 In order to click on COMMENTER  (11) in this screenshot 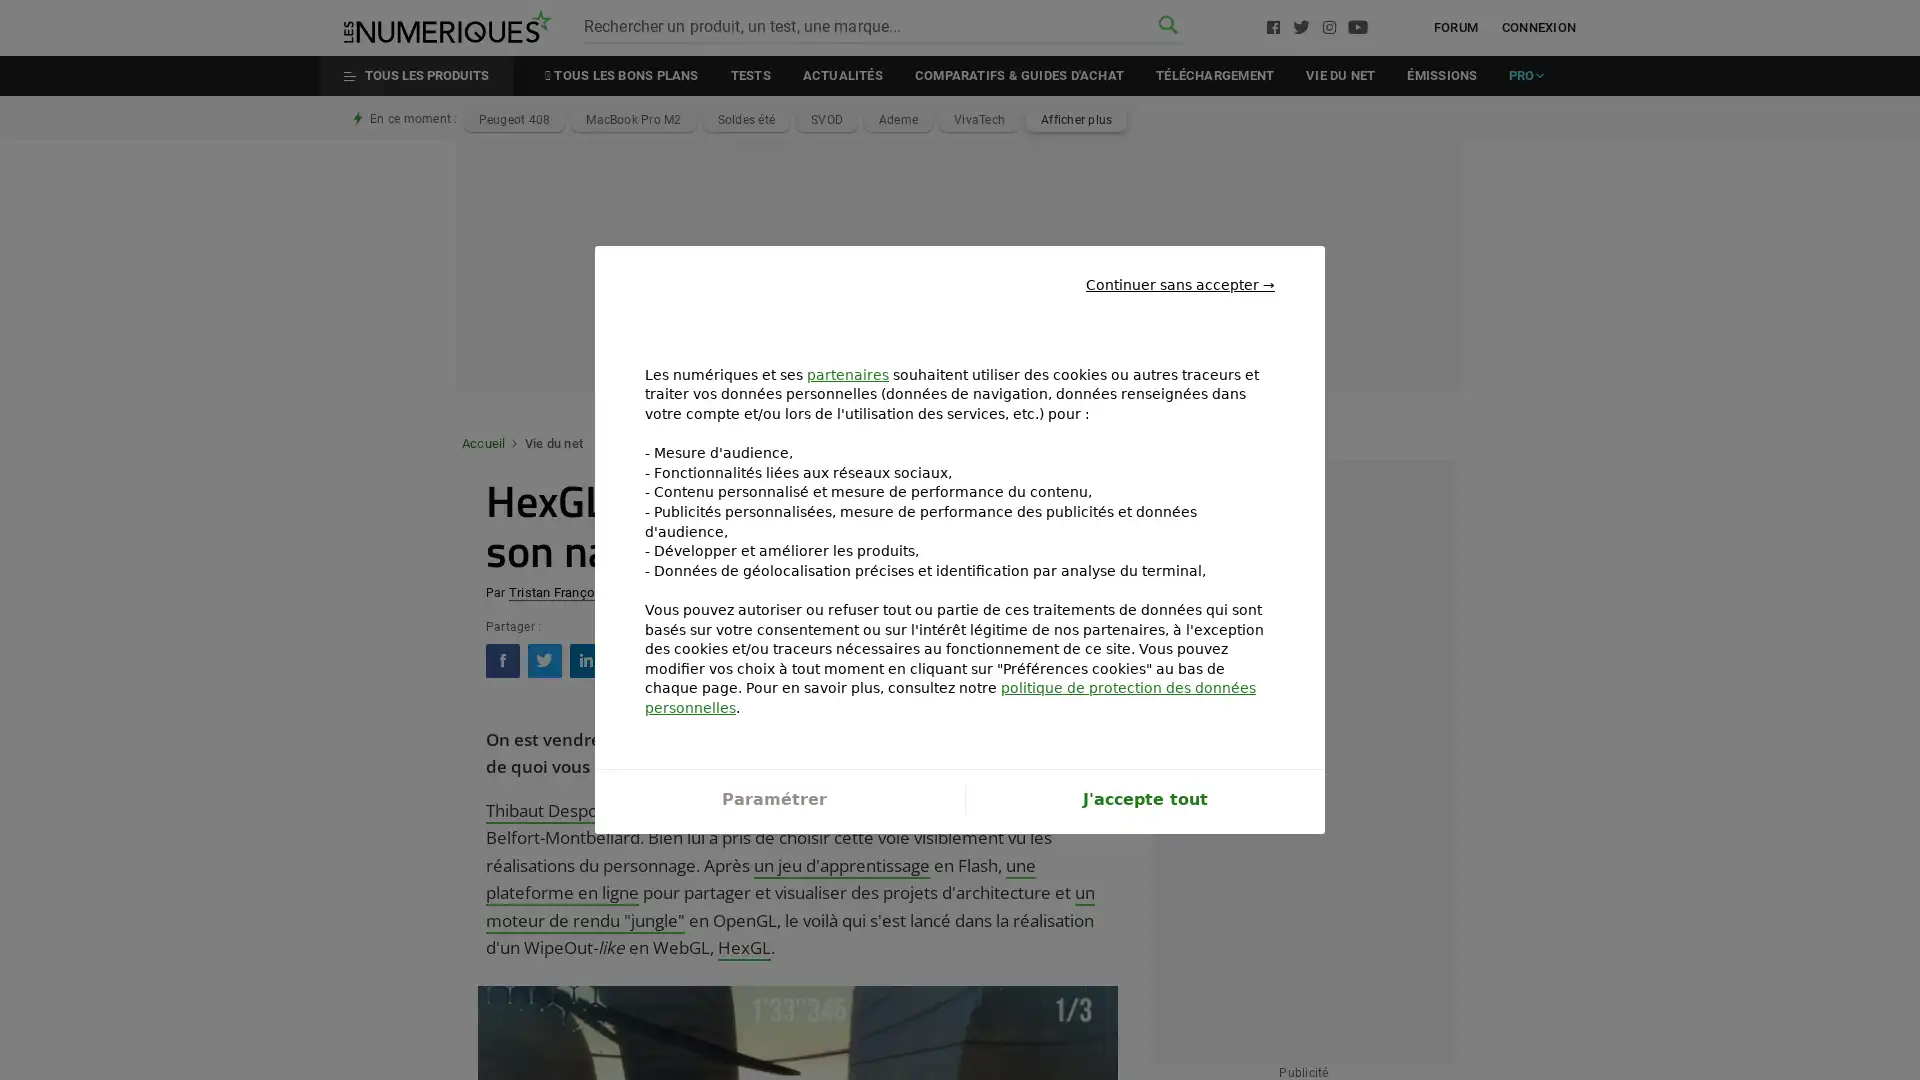, I will do `click(1028, 659)`.